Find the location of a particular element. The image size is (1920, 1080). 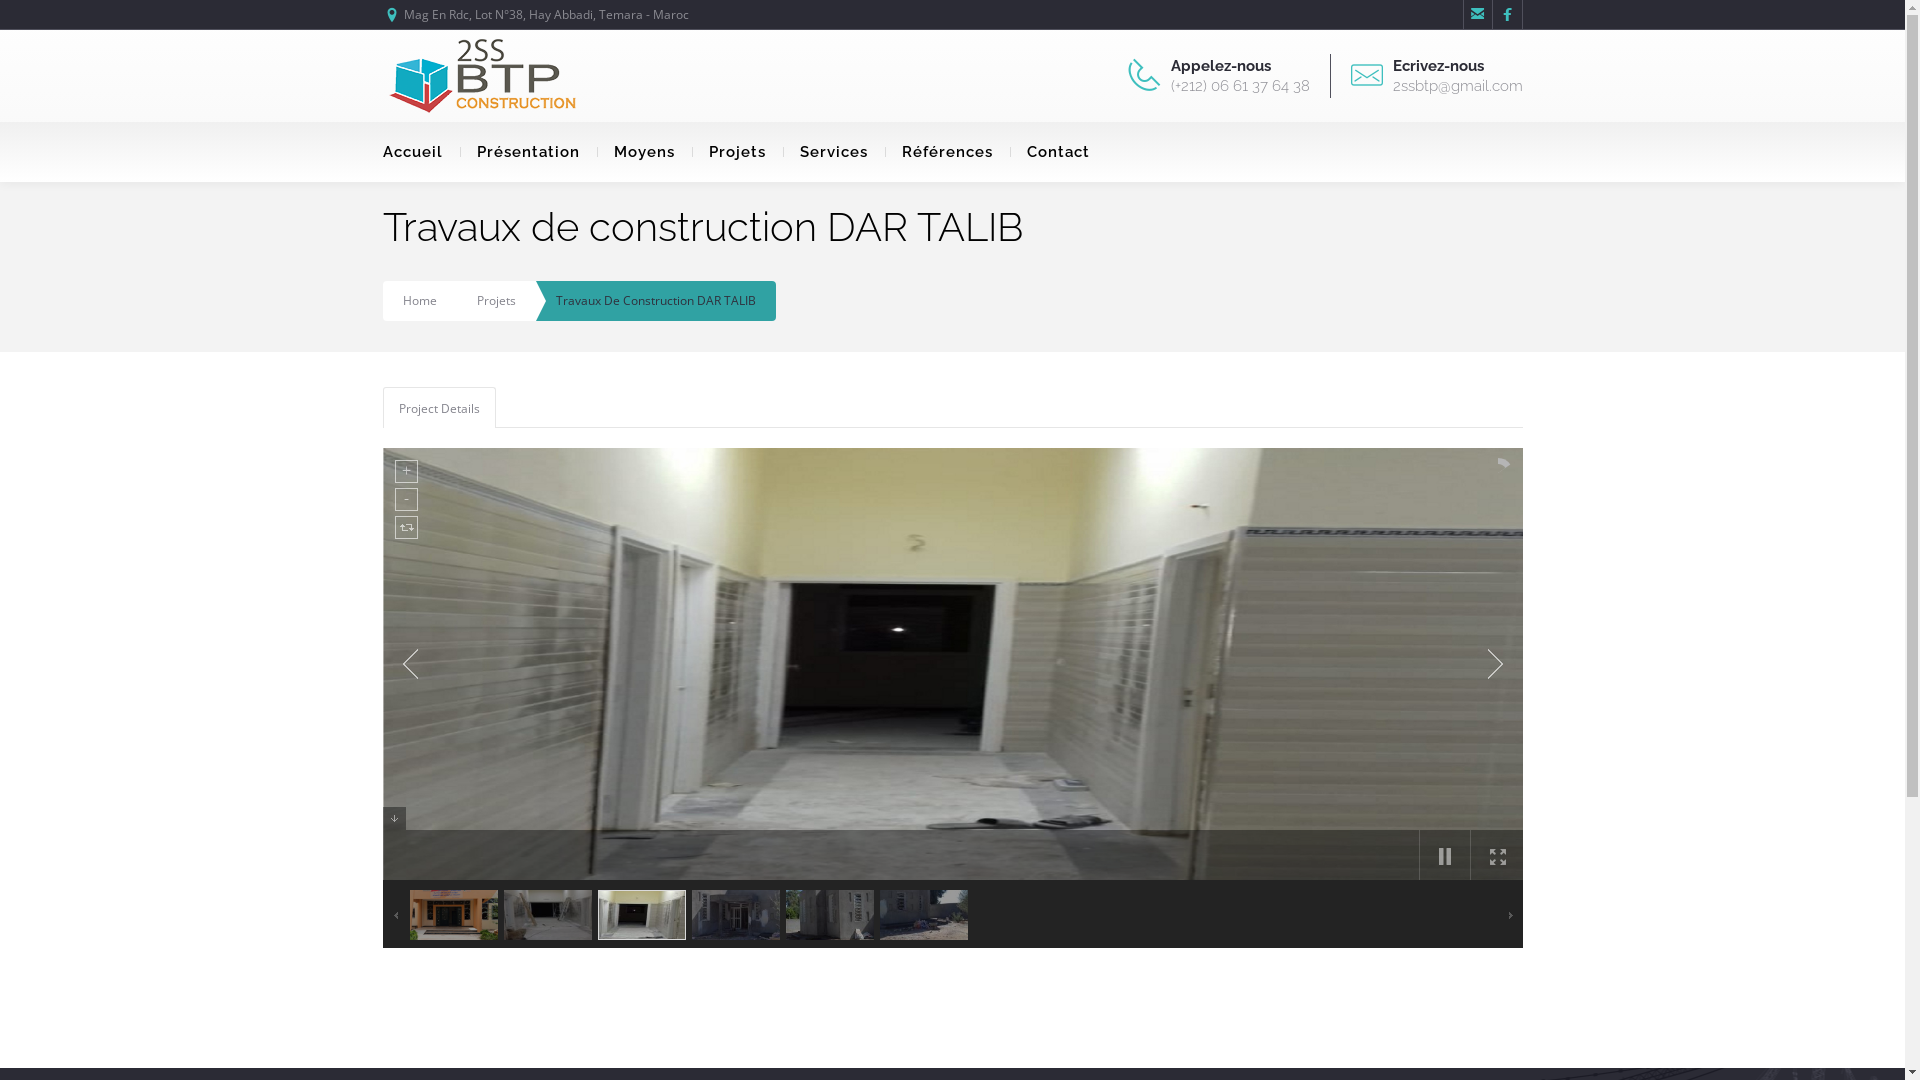

'Services' is located at coordinates (833, 150).